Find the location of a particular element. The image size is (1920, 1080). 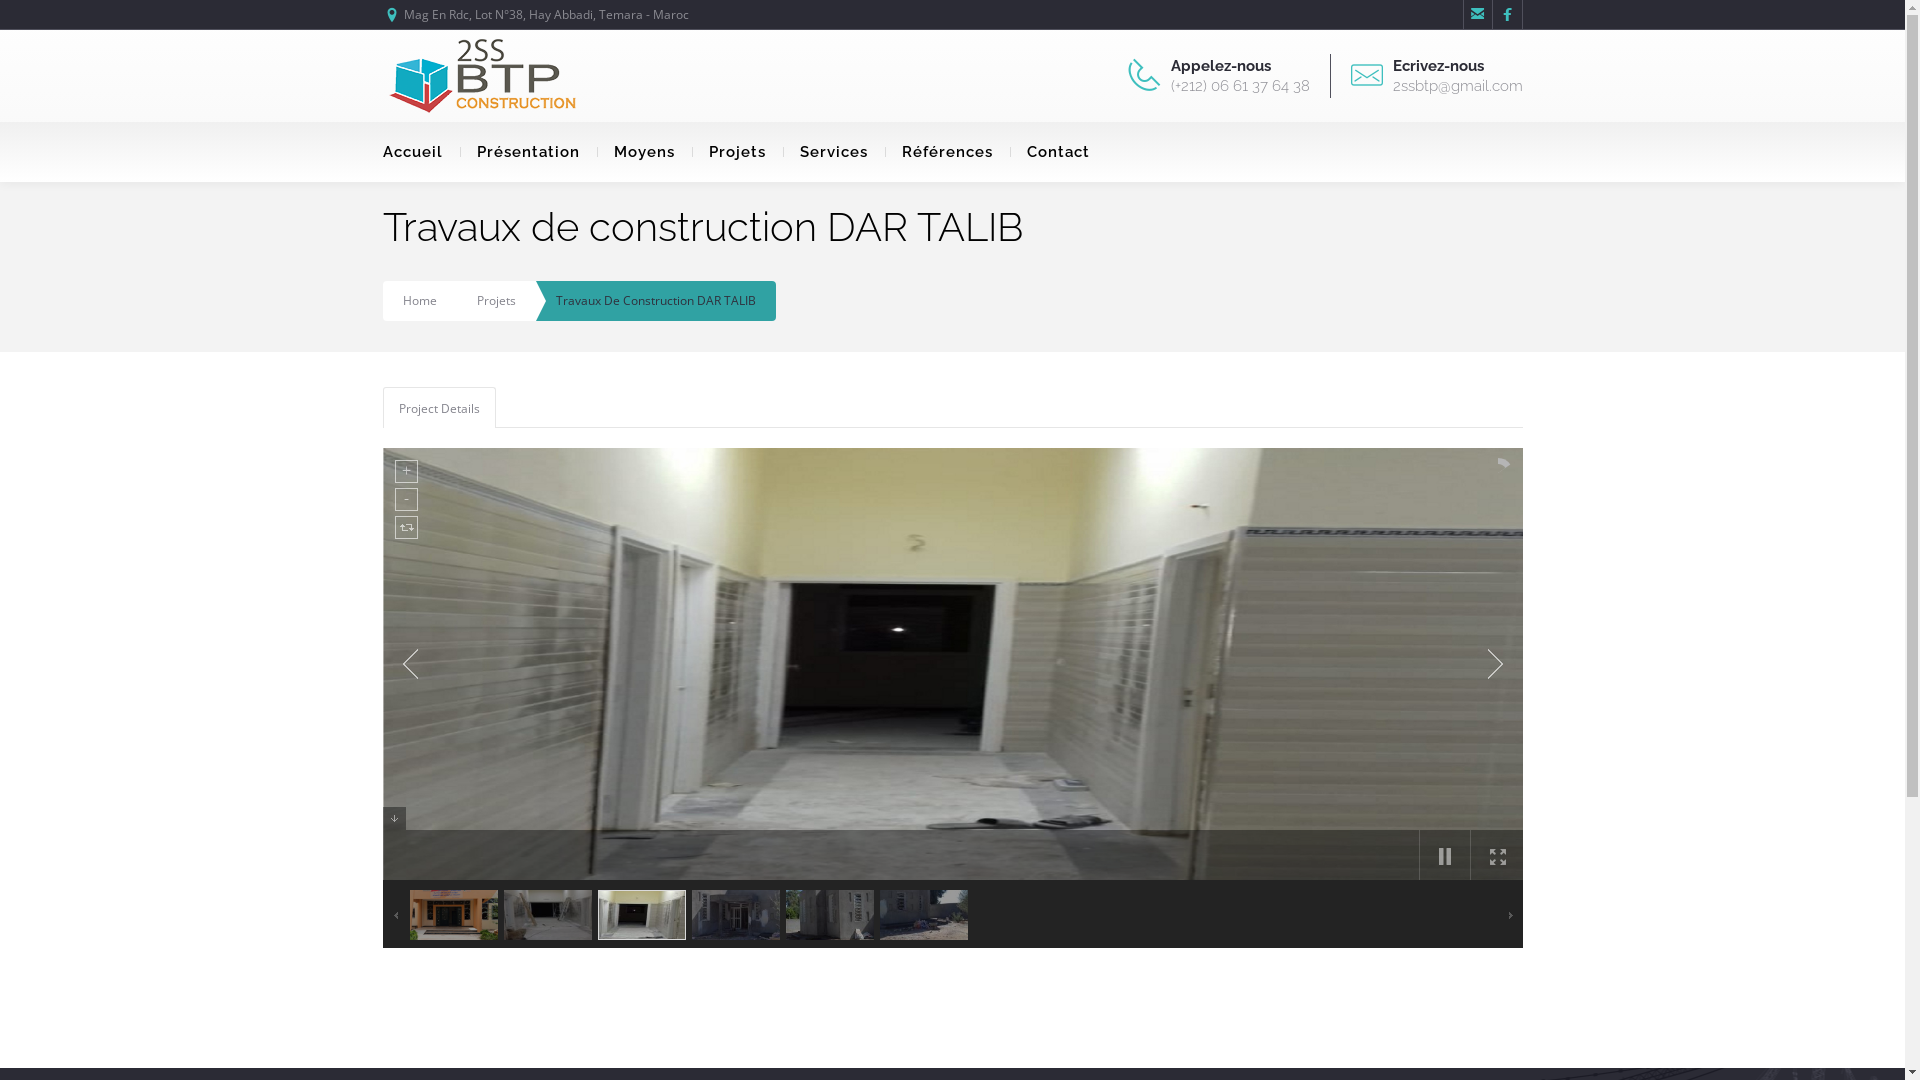

'Services' is located at coordinates (833, 150).